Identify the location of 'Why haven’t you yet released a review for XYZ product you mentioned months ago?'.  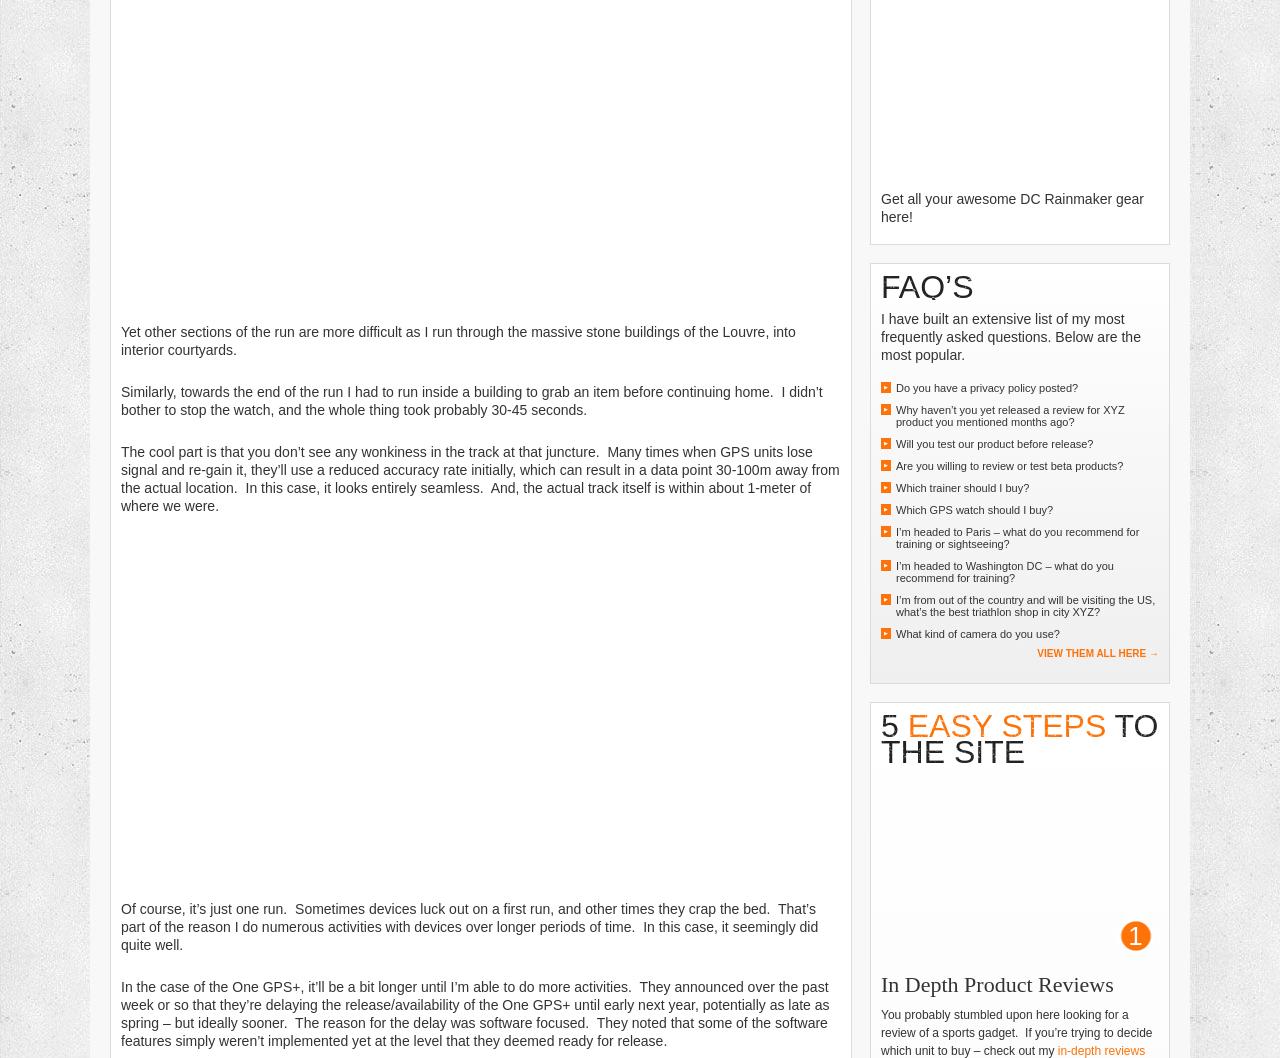
(1010, 414).